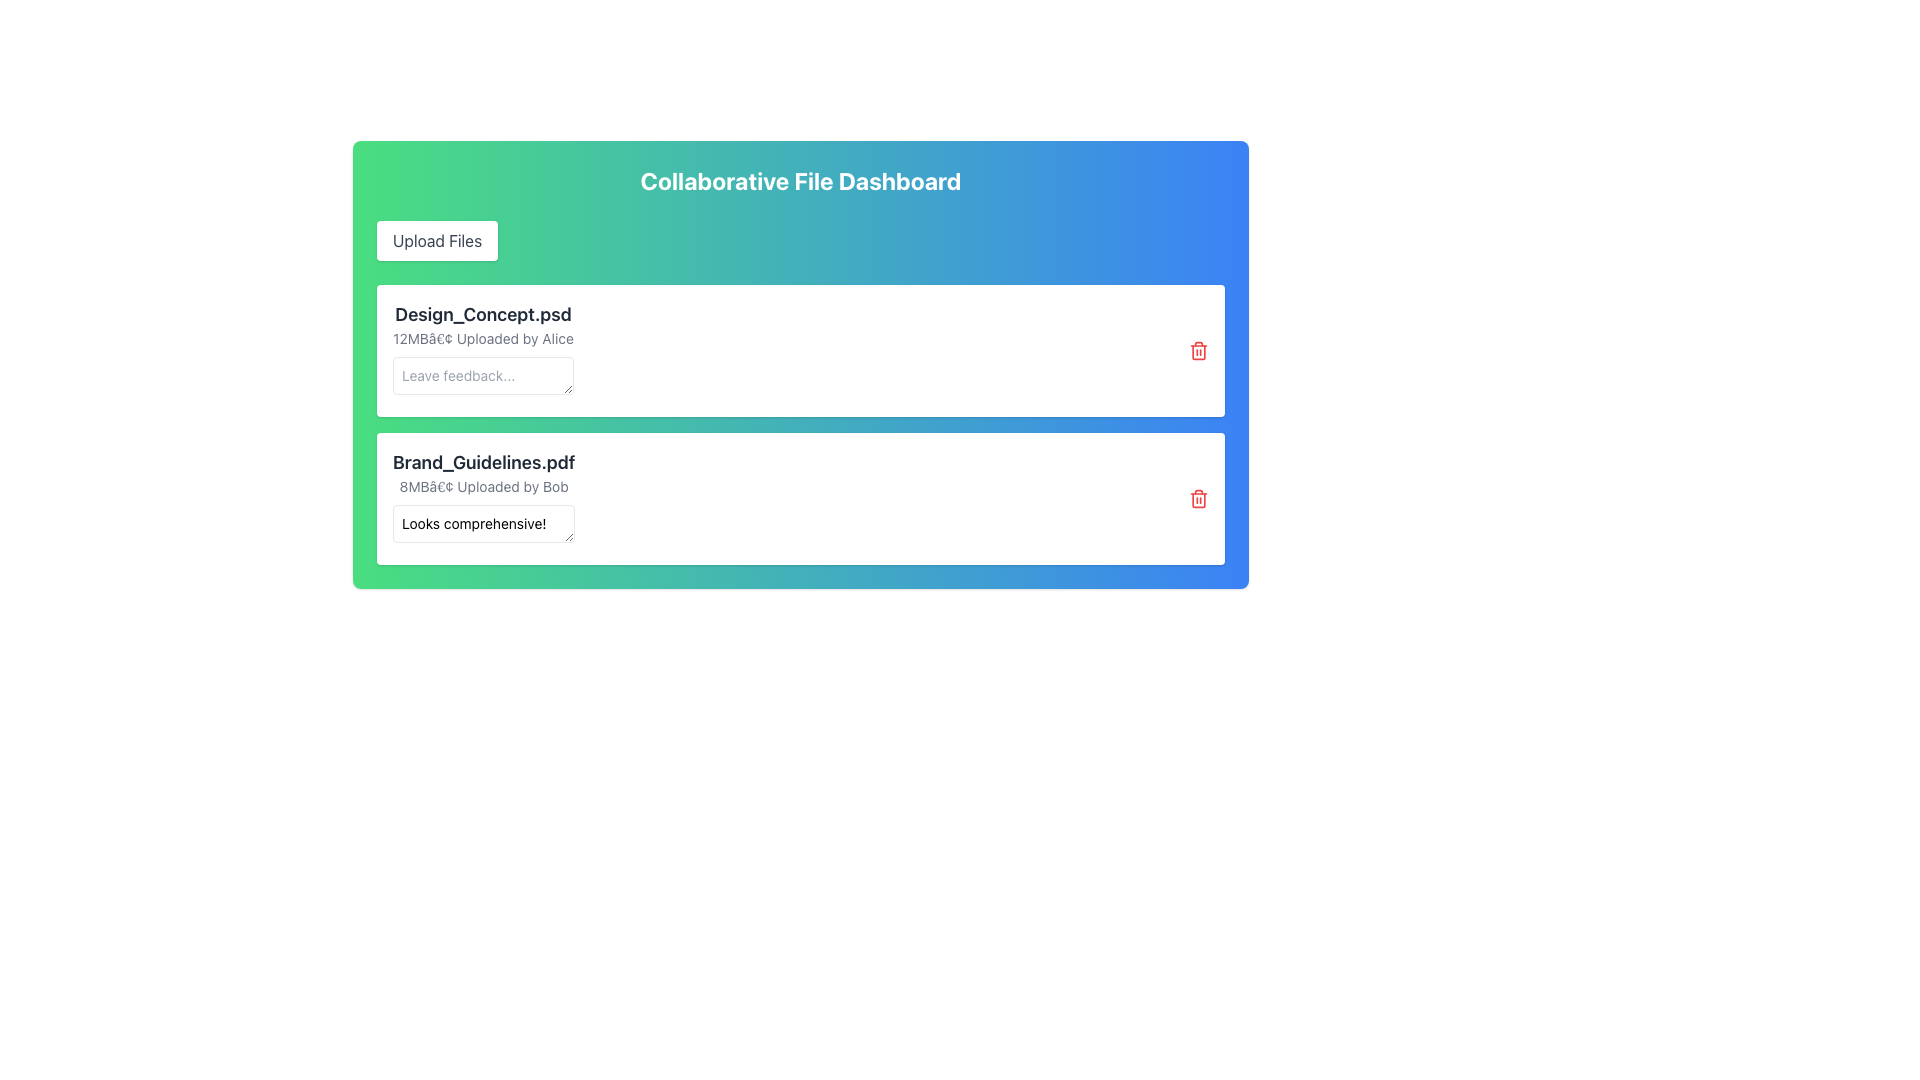 This screenshot has width=1920, height=1080. I want to click on text label 'Design_Concept.psd' which is the topmost file entry in the vertical list of file entries within a card on the dashboard, so click(483, 315).